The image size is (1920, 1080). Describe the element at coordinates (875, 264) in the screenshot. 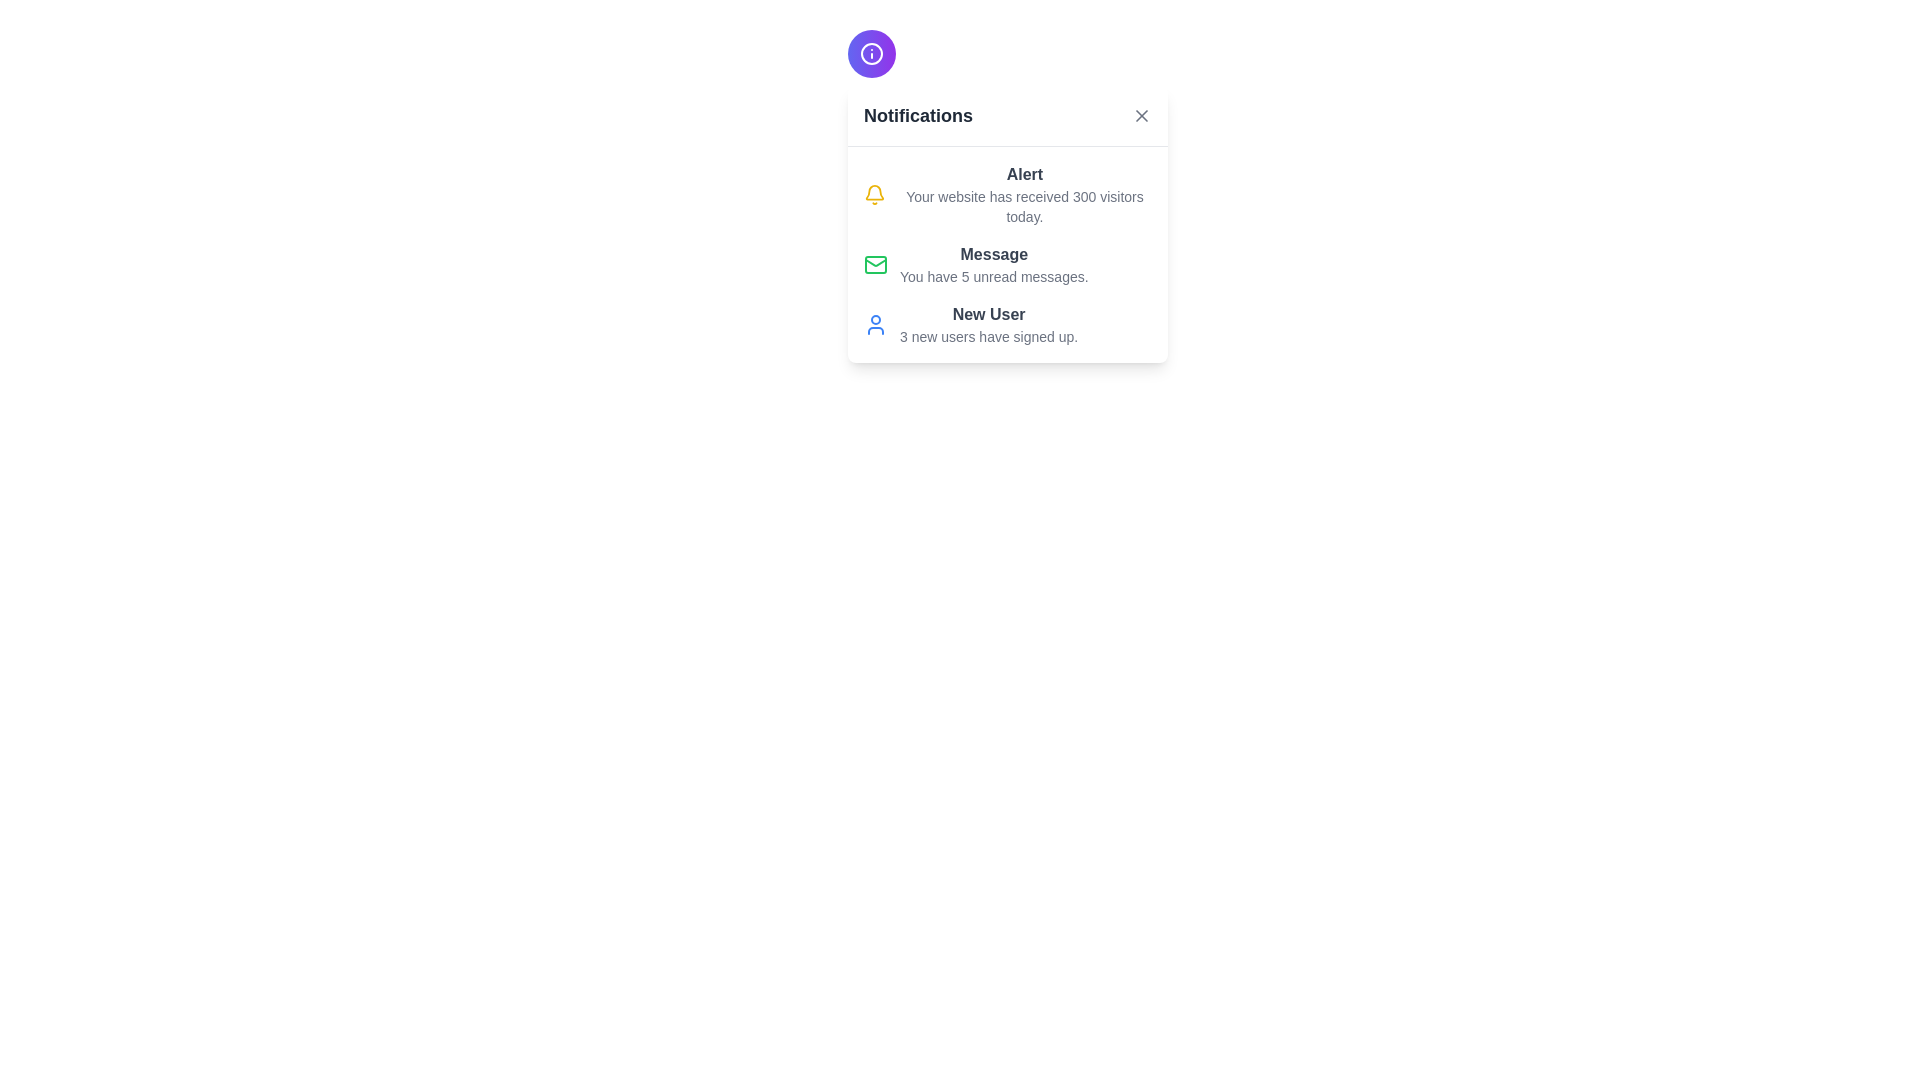

I see `the 'Message' notification icon located in the Notification panel, which represents unread messages` at that location.